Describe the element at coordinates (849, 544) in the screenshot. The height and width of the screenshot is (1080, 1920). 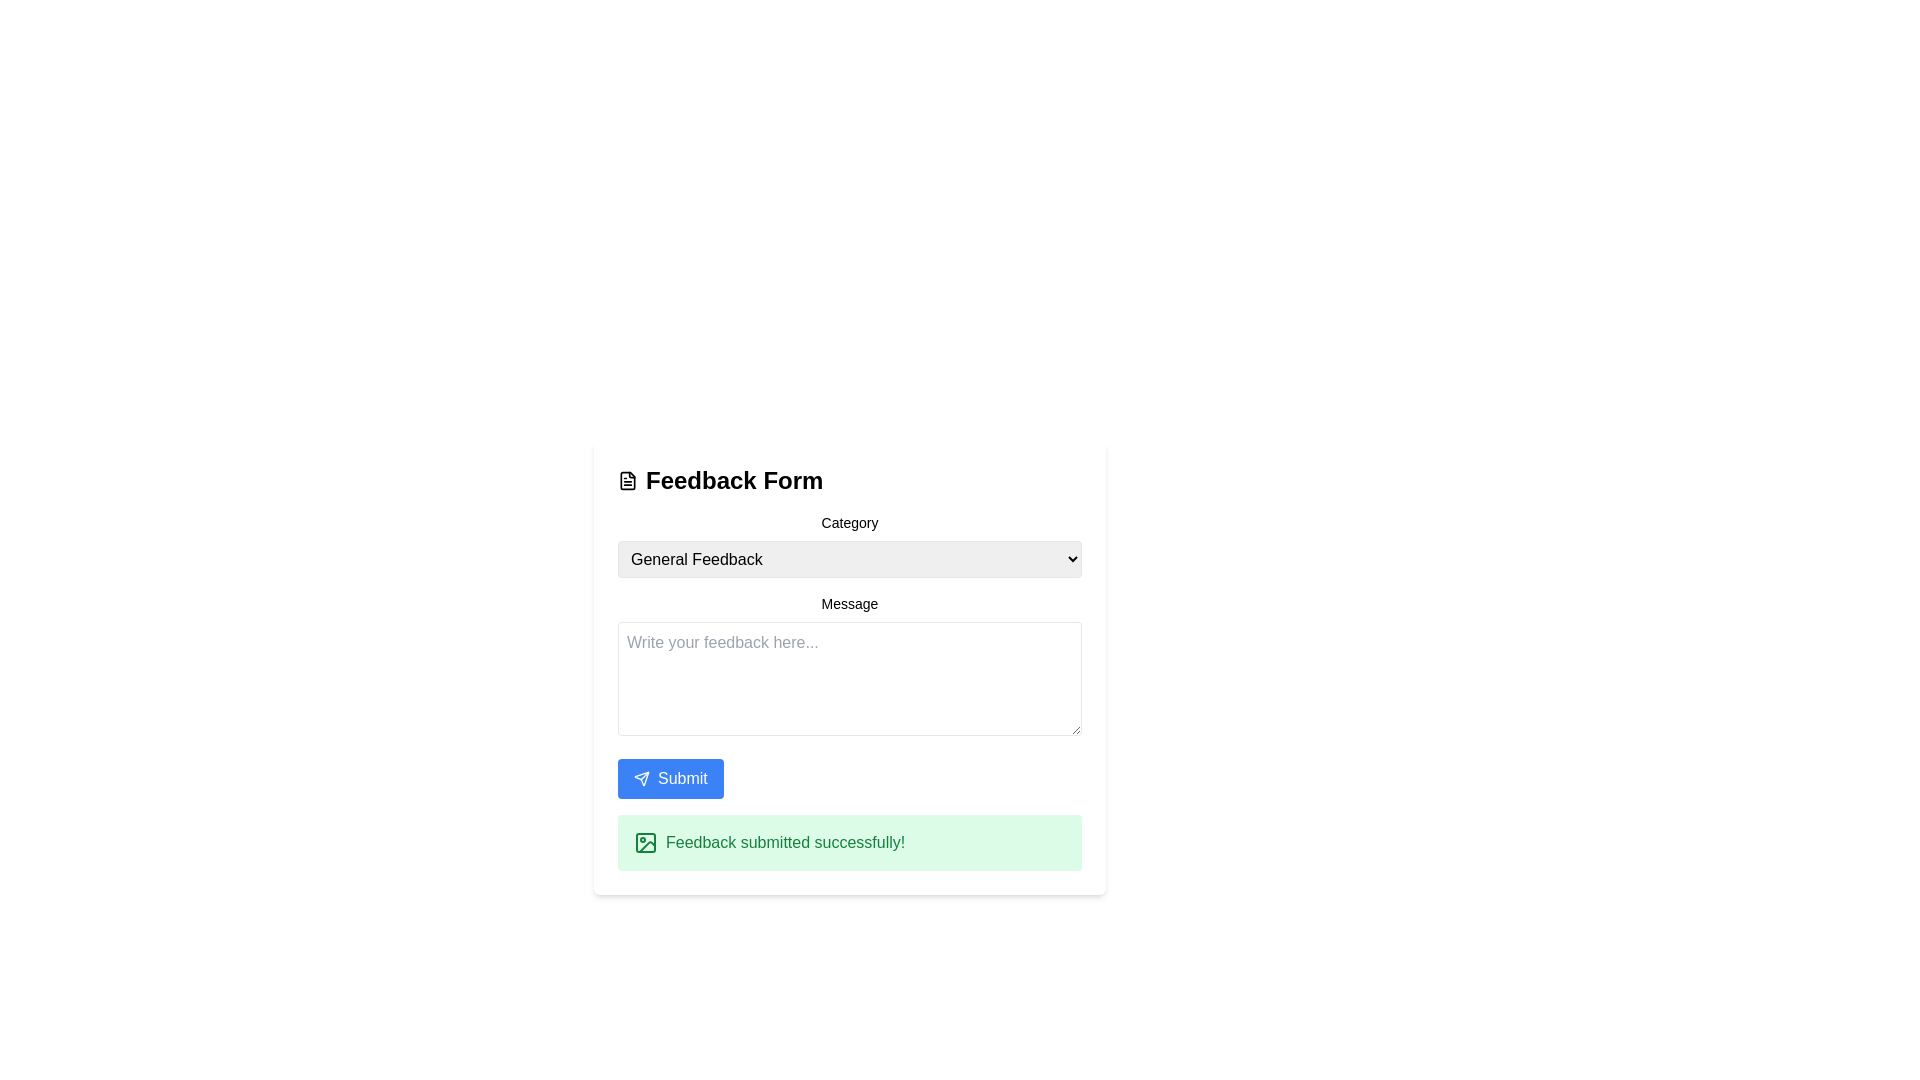
I see `the category from the dropdown menu located below the 'Category' label in the feedback form, then press the arrow keys to navigate through the options` at that location.